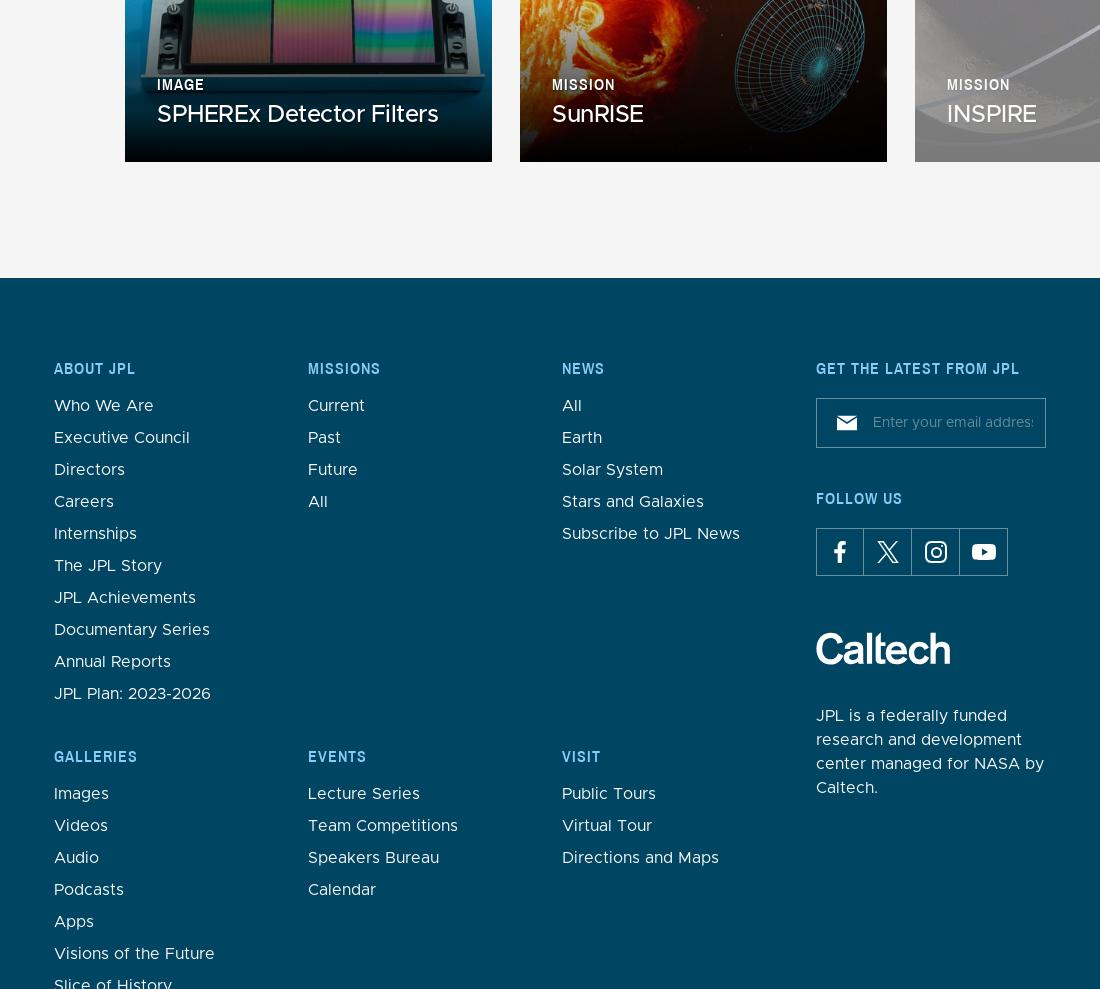  What do you see at coordinates (179, 83) in the screenshot?
I see `'Image'` at bounding box center [179, 83].